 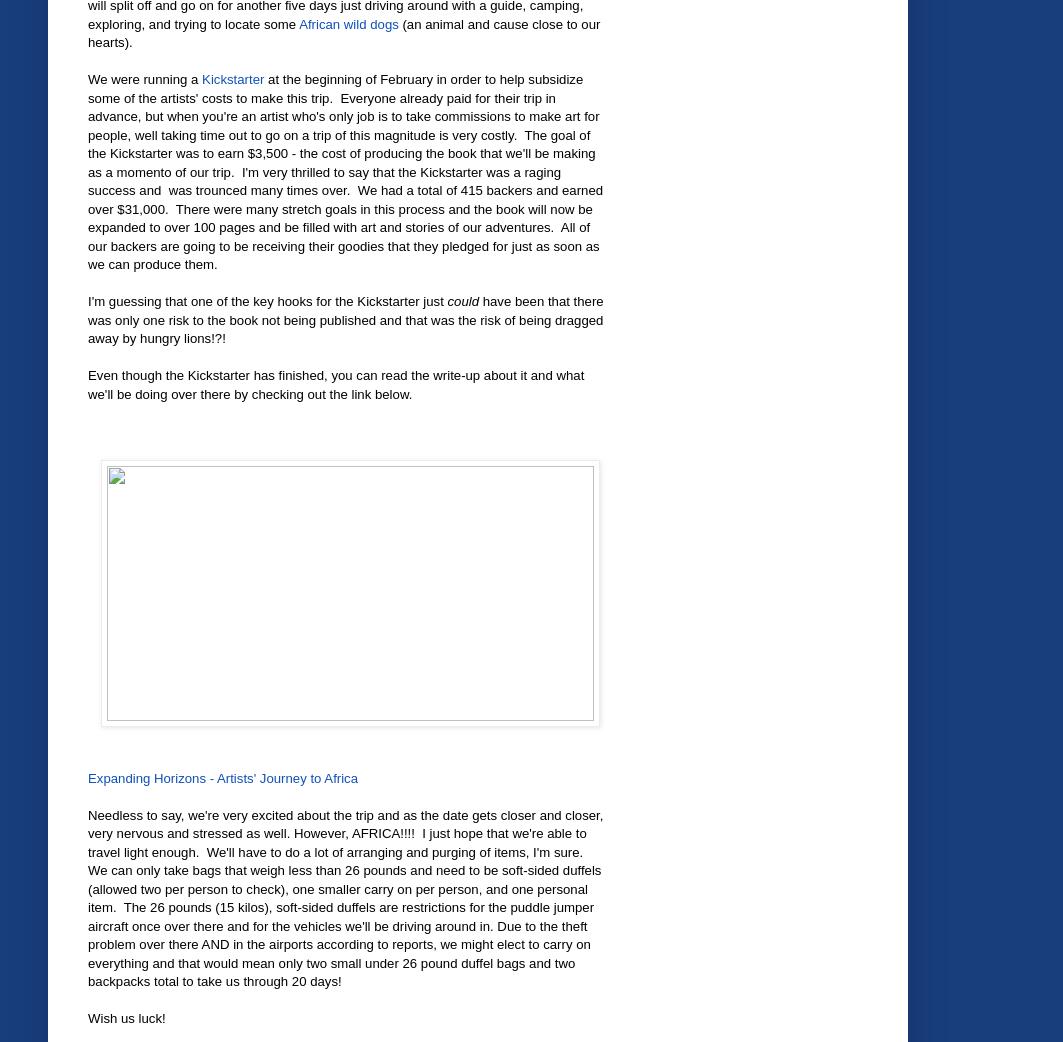 What do you see at coordinates (144, 78) in the screenshot?
I see `'We were running a'` at bounding box center [144, 78].